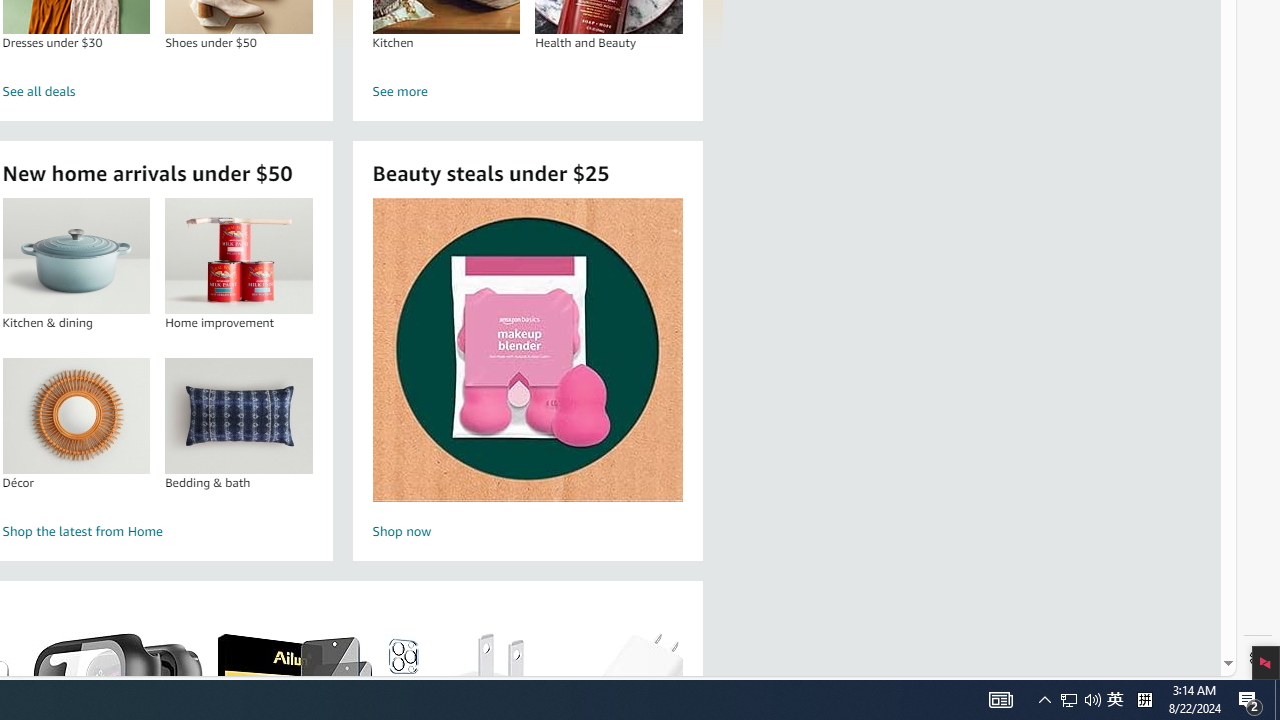 This screenshot has height=720, width=1280. Describe the element at coordinates (239, 255) in the screenshot. I see `'Home improvement'` at that location.